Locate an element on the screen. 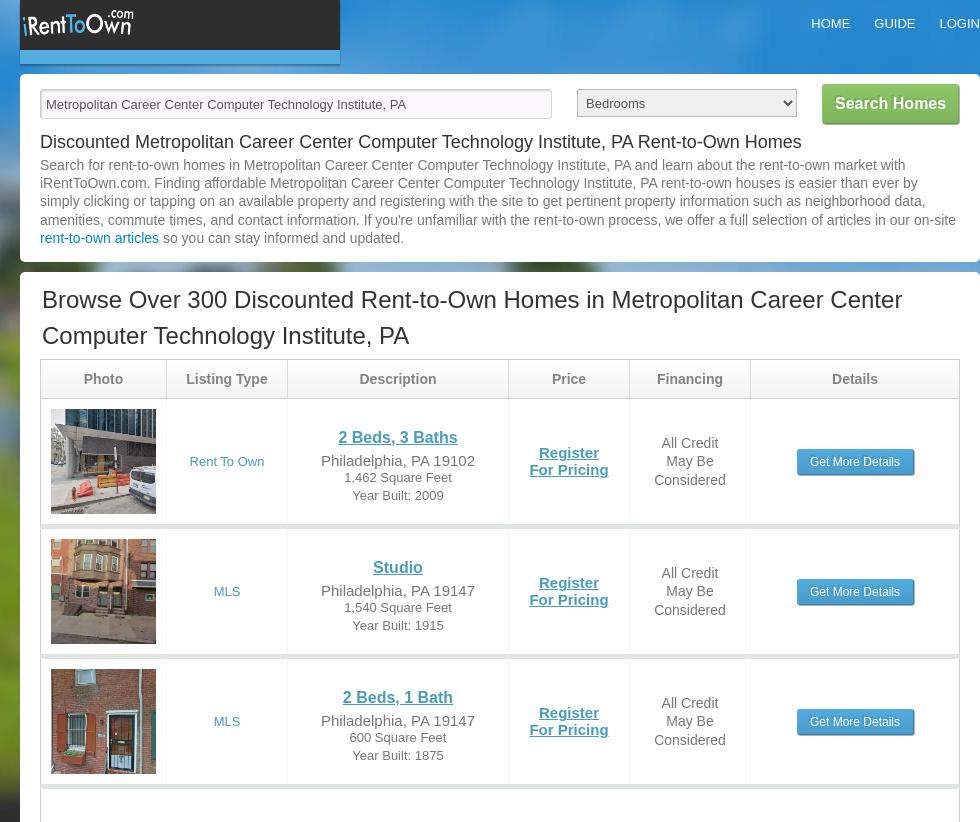 This screenshot has height=822, width=980. 'Discounted Metropolitan Career Center Computer Technology Institute, PA Rent-to-Own Homes' is located at coordinates (39, 141).